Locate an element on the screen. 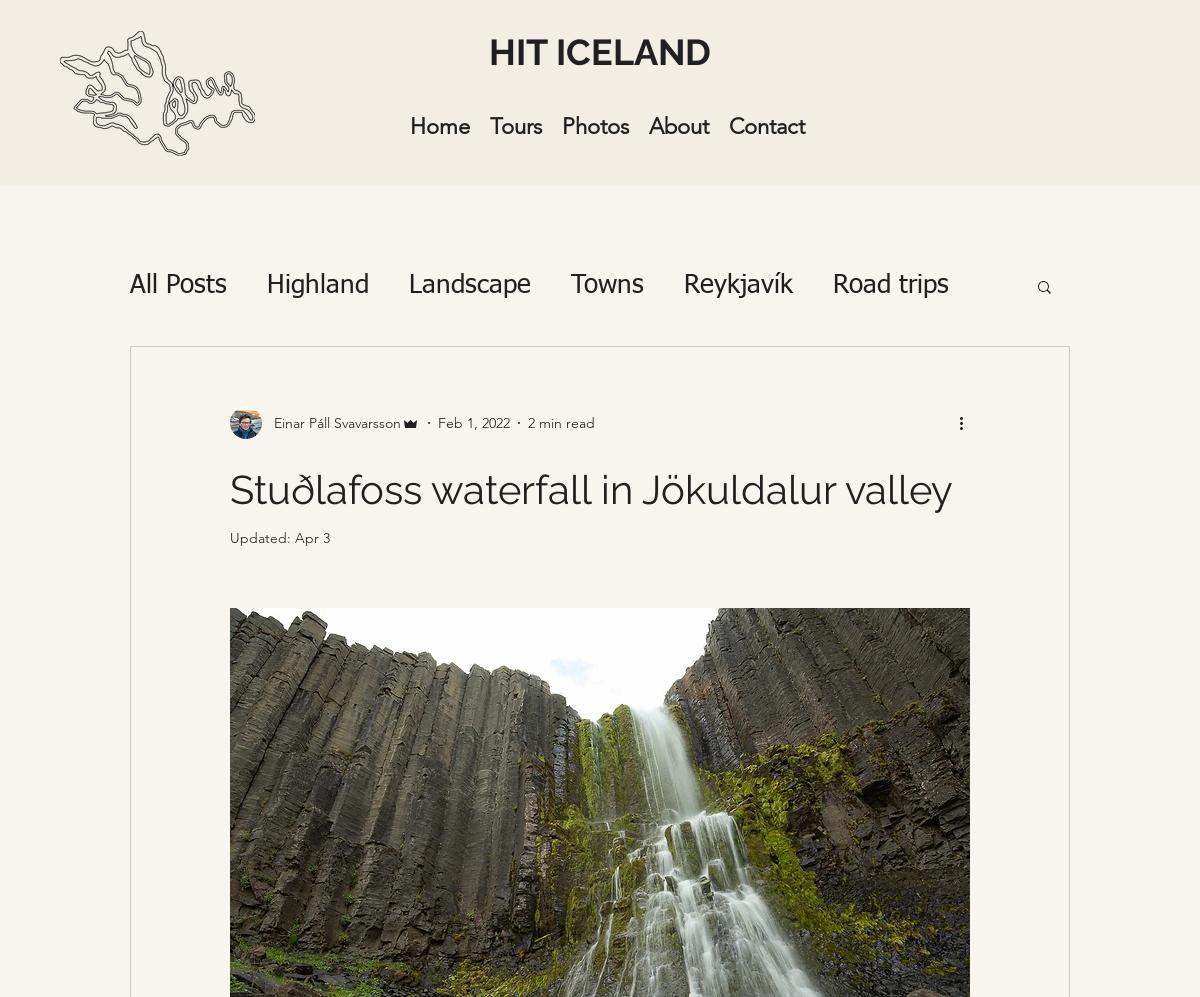  'Landscape' is located at coordinates (469, 285).